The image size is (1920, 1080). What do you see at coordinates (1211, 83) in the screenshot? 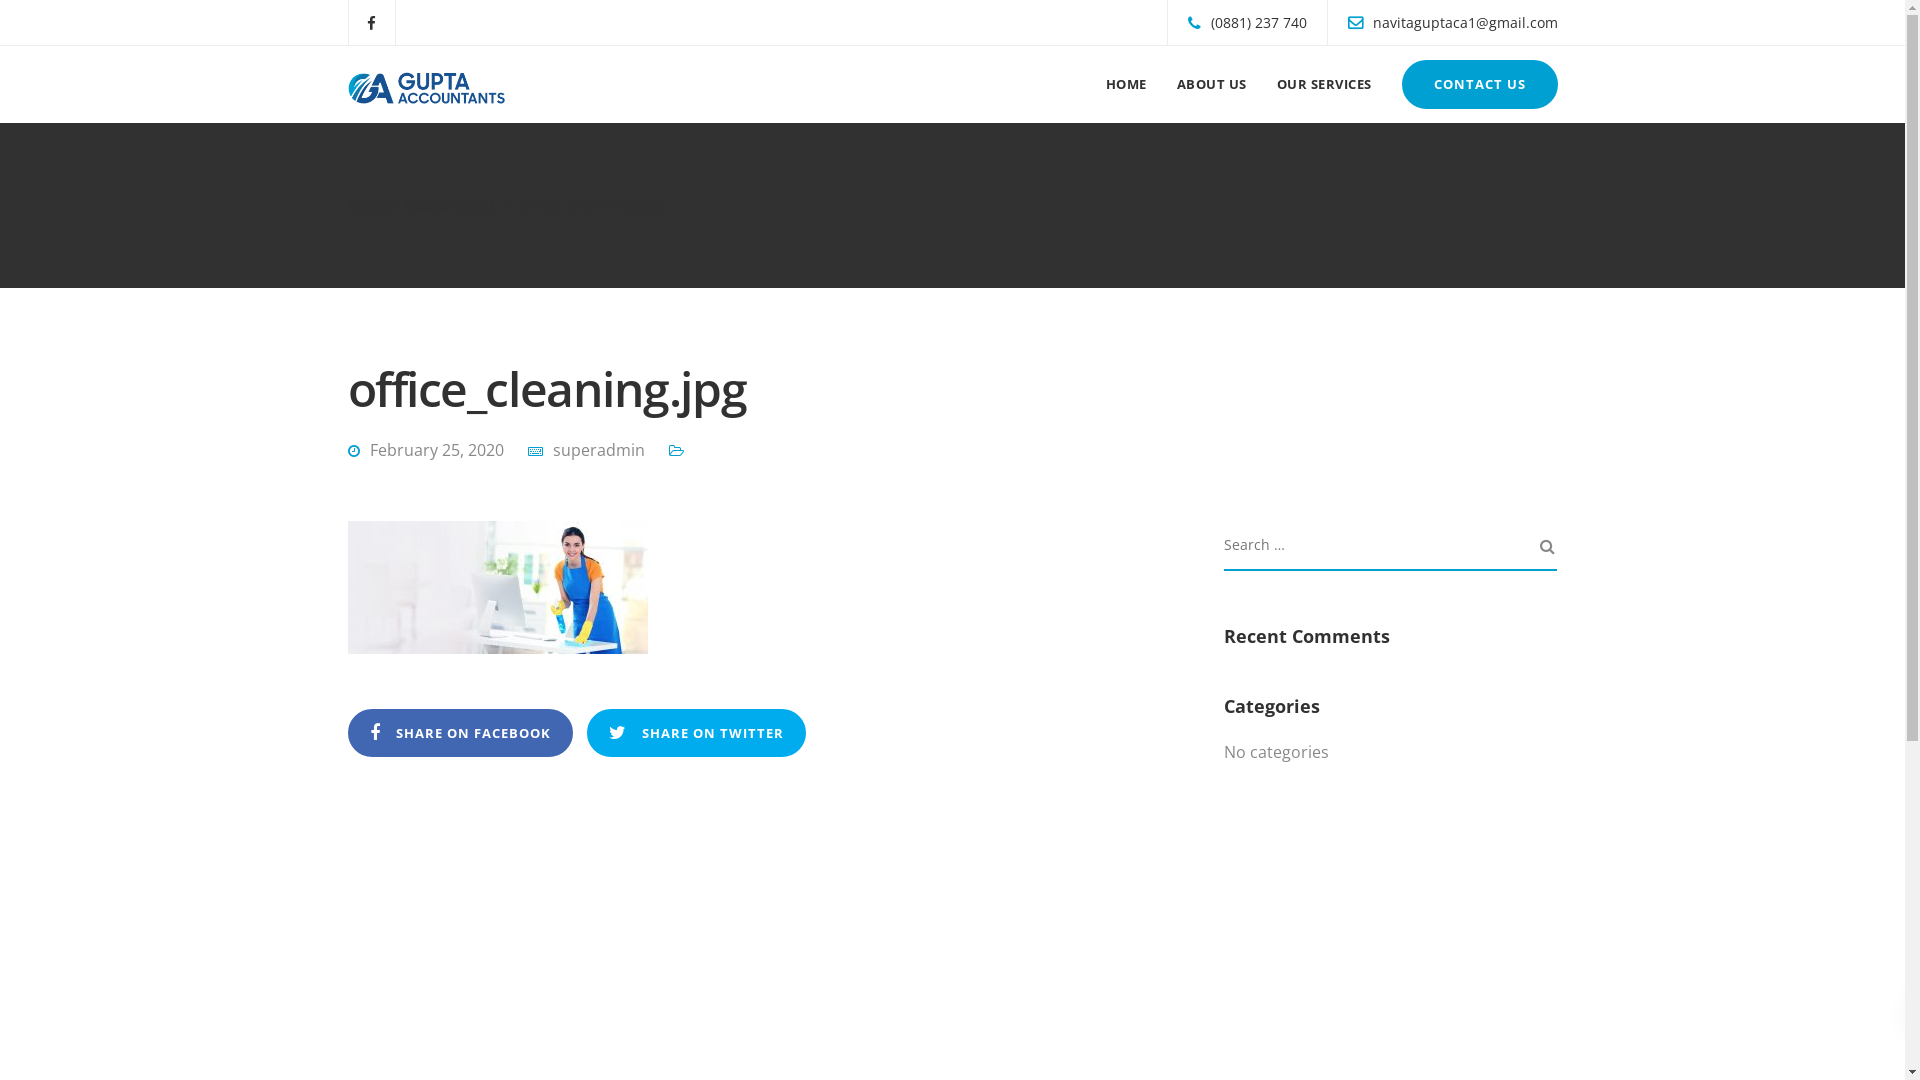
I see `'ABOUT US'` at bounding box center [1211, 83].